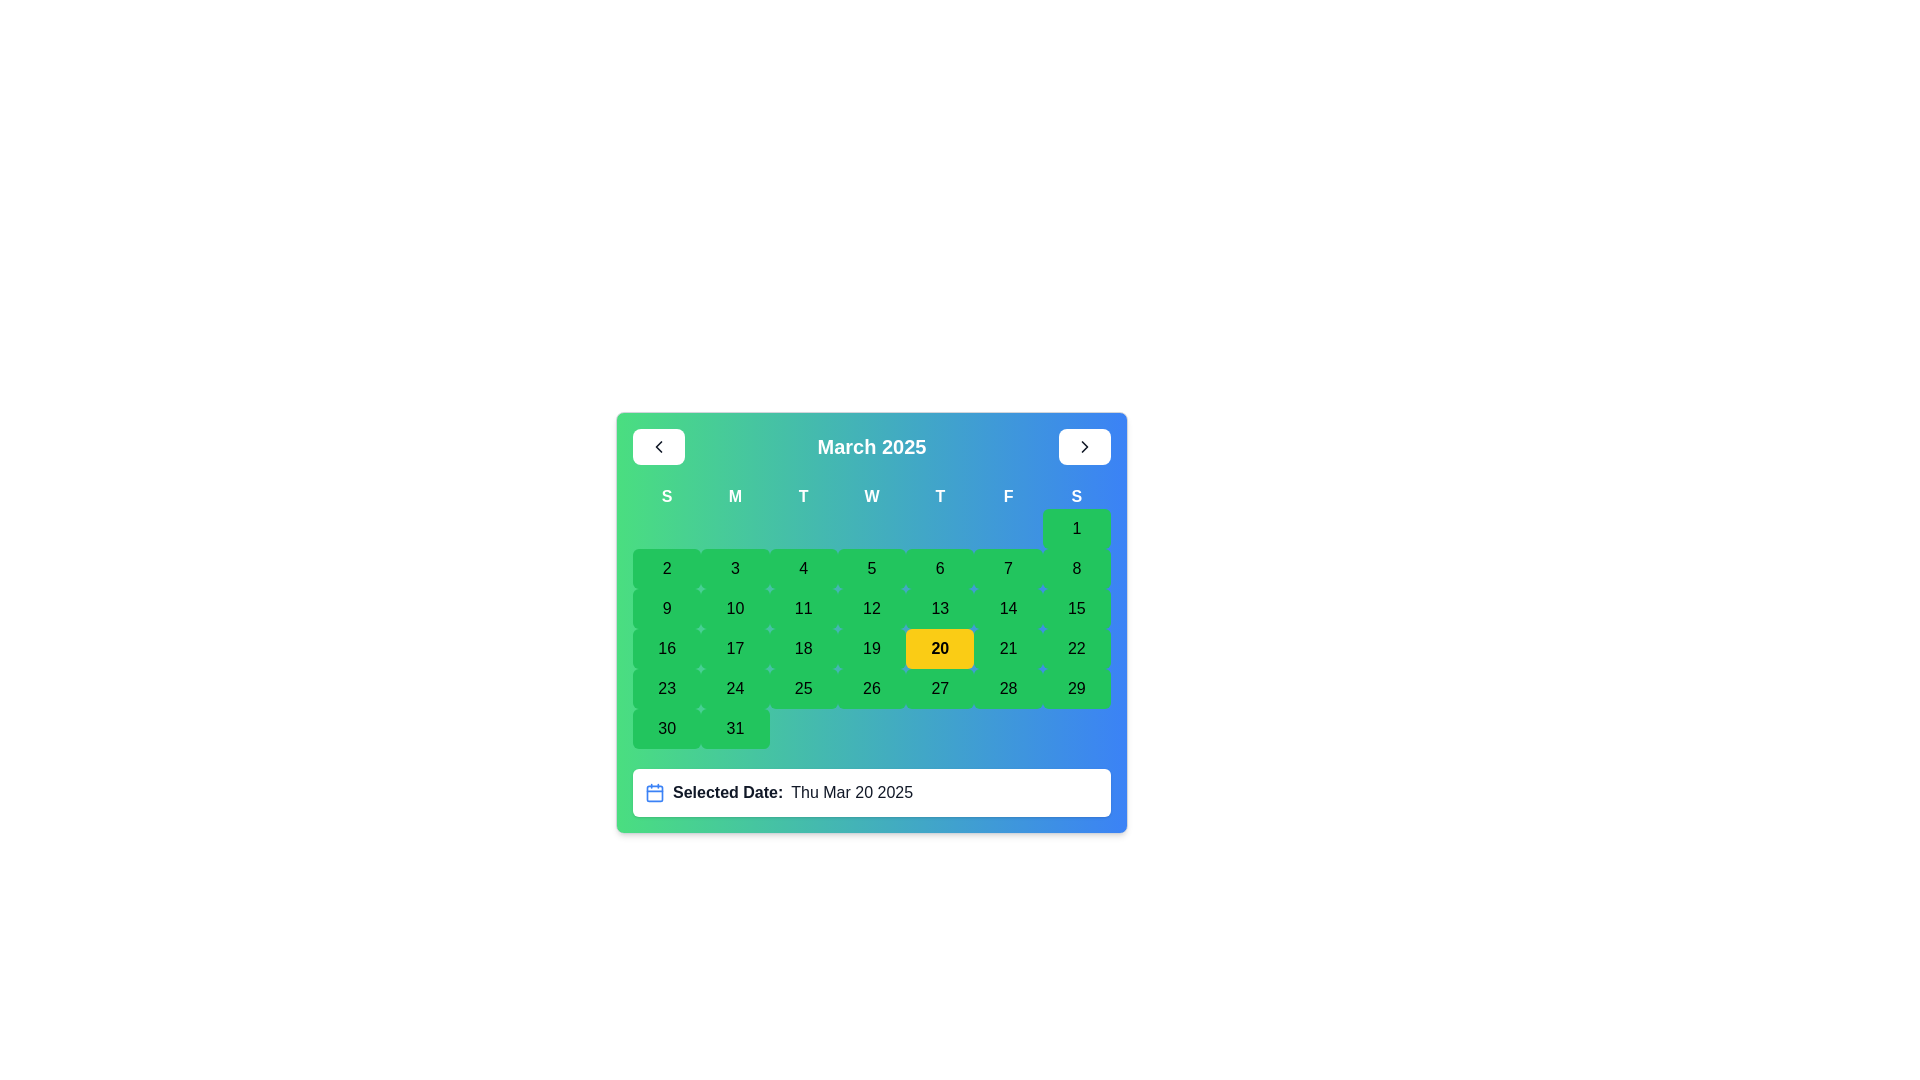 The width and height of the screenshot is (1920, 1080). Describe the element at coordinates (872, 792) in the screenshot. I see `the 'Selected Date:' text label with icon, which displays the date 'Thu Mar 20 2025' and is located towards the bottom of the visible interface, under the calendar grid` at that location.